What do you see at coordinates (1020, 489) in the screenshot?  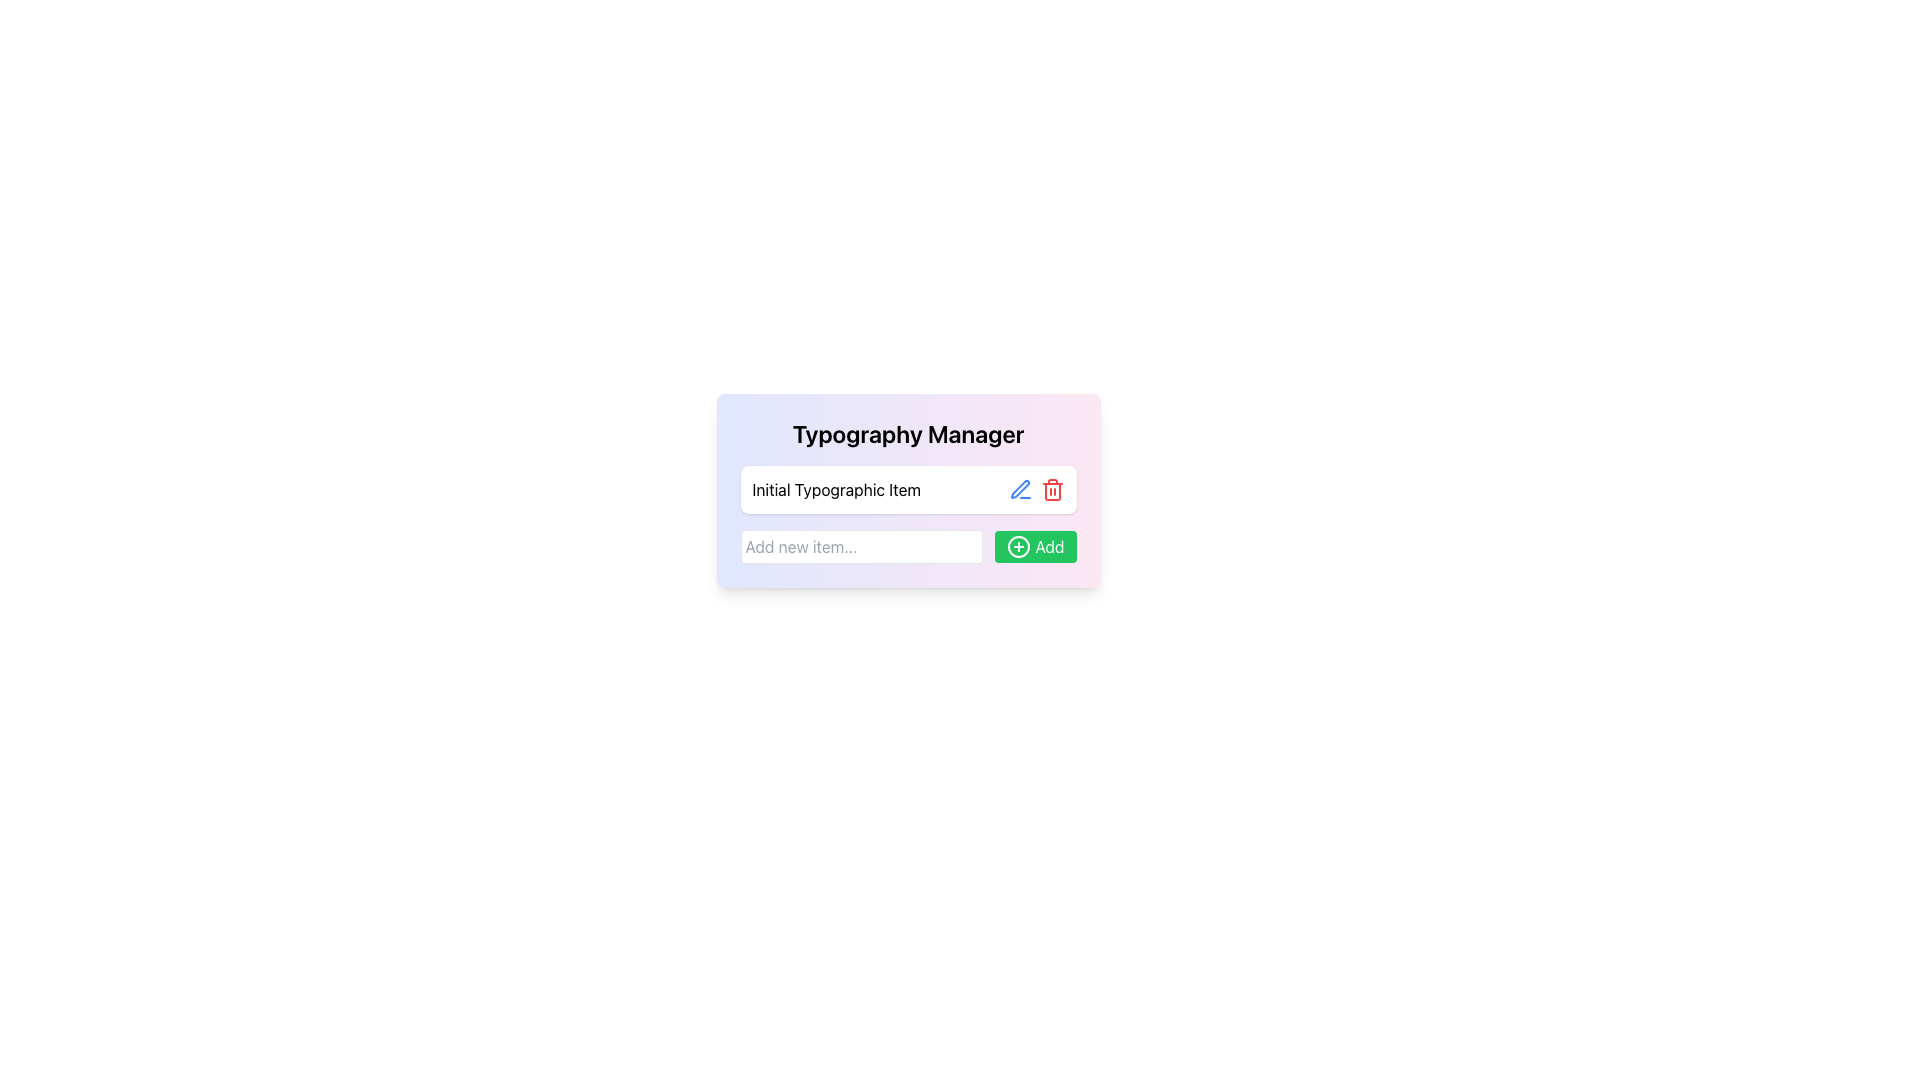 I see `the action button for editing the associated item, which is located to the right of the 'Initial Typographic Item' text input field` at bounding box center [1020, 489].